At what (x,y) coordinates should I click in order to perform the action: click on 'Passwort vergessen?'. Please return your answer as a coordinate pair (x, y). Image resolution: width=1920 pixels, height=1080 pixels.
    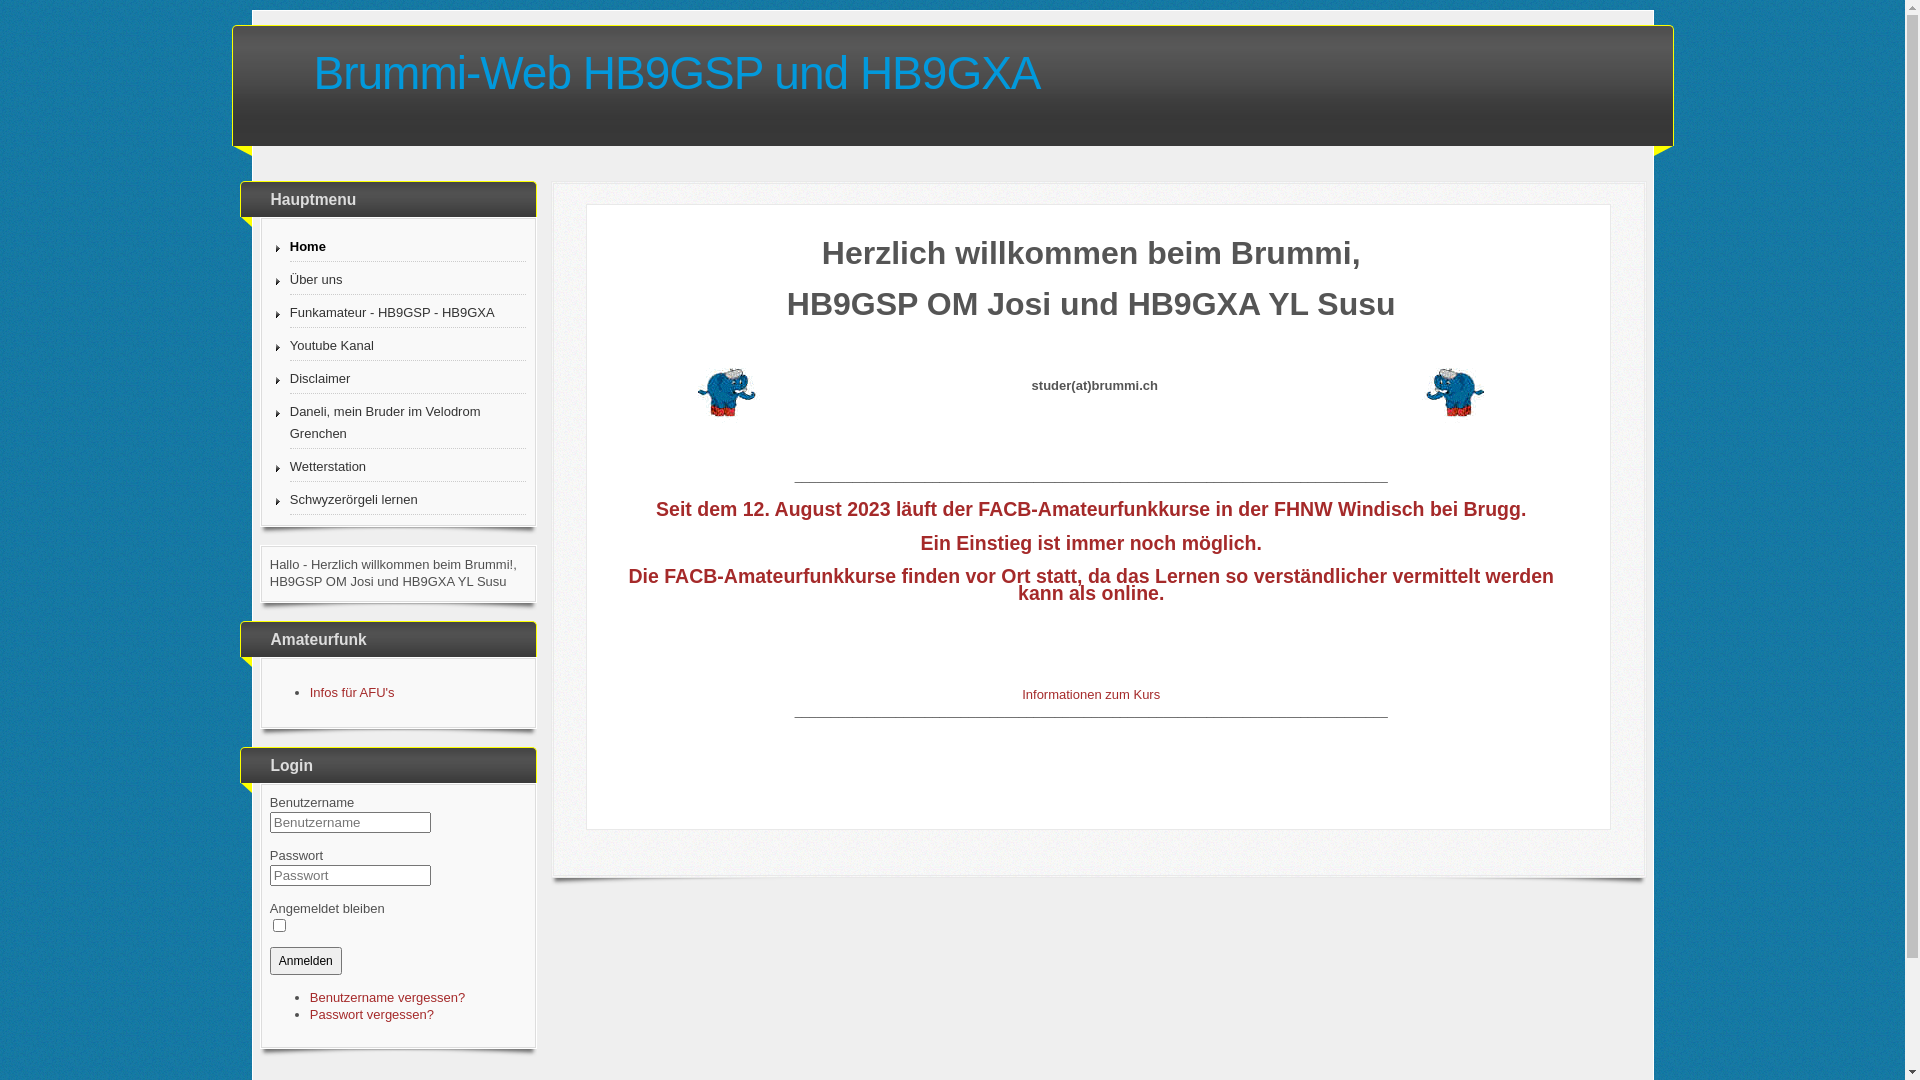
    Looking at the image, I should click on (372, 1014).